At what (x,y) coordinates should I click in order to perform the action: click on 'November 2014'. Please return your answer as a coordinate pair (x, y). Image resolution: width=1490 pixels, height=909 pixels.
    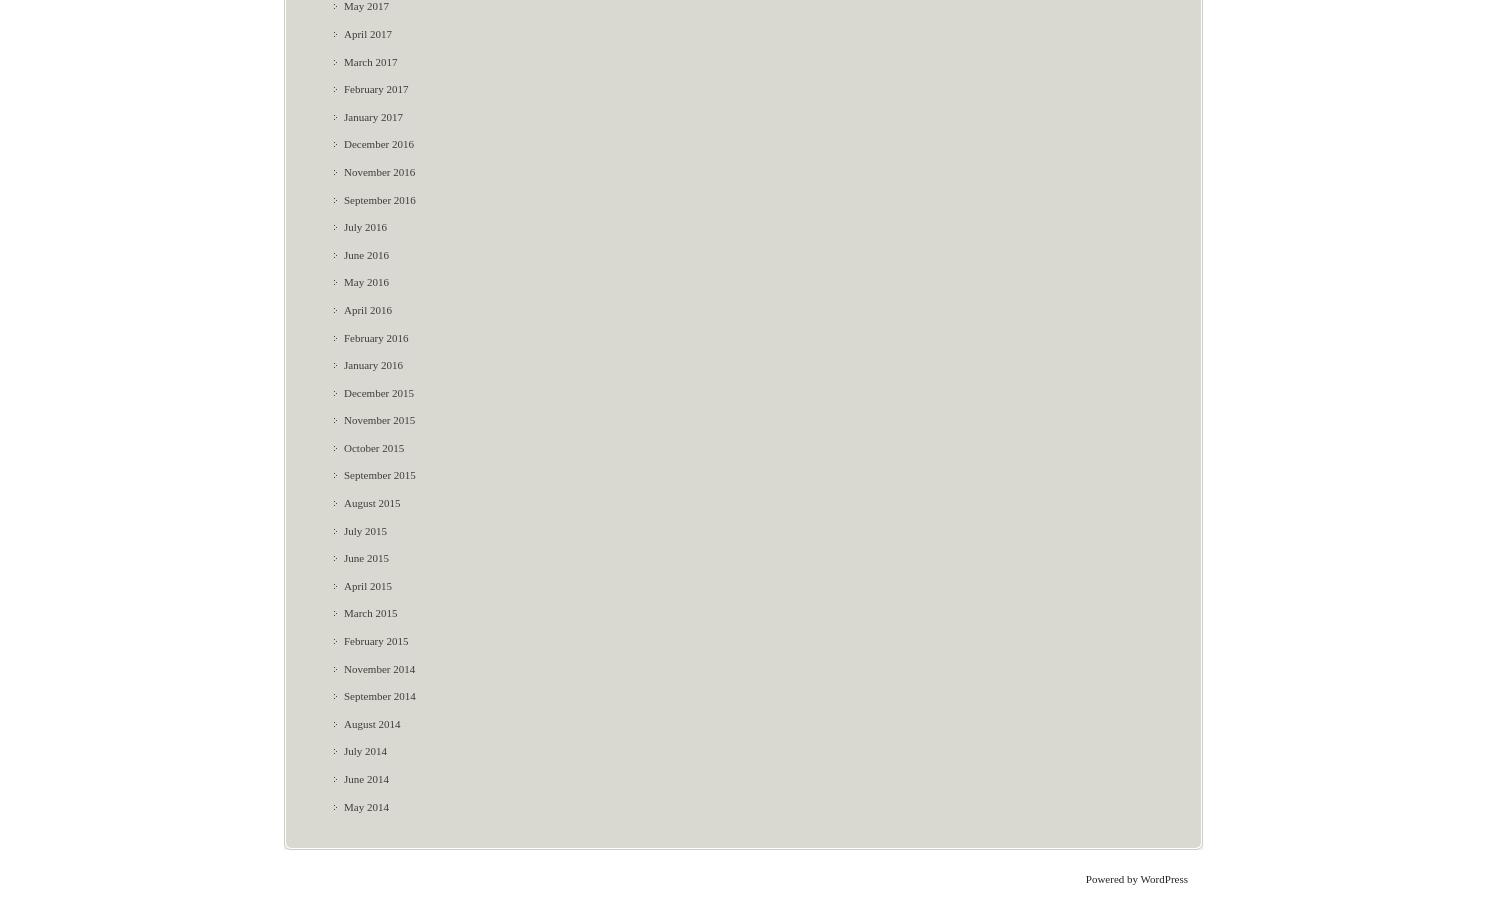
    Looking at the image, I should click on (343, 668).